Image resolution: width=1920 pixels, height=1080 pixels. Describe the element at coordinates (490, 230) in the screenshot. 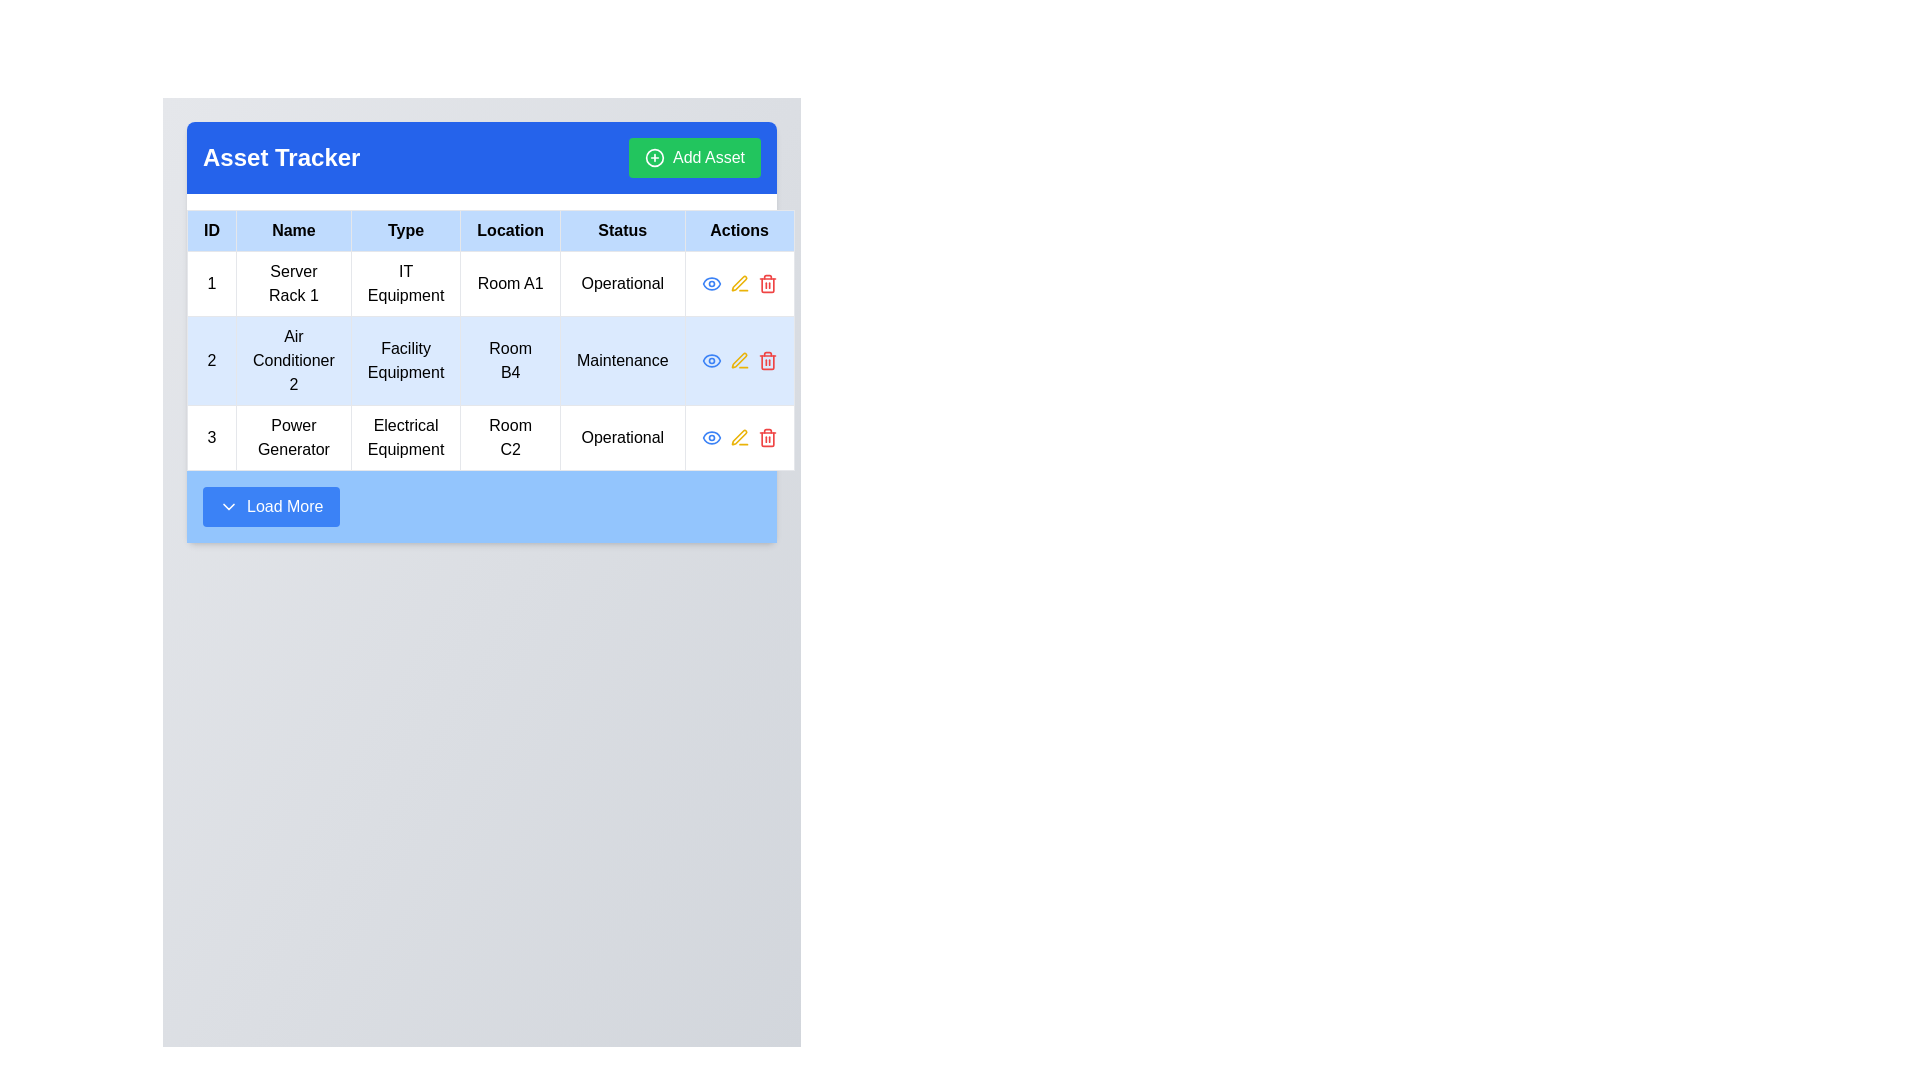

I see `the Table Header Row of the data table, which is visually distinguished by a light blue background and located below the 'Asset Tracker' title and 'Add Asset' button` at that location.